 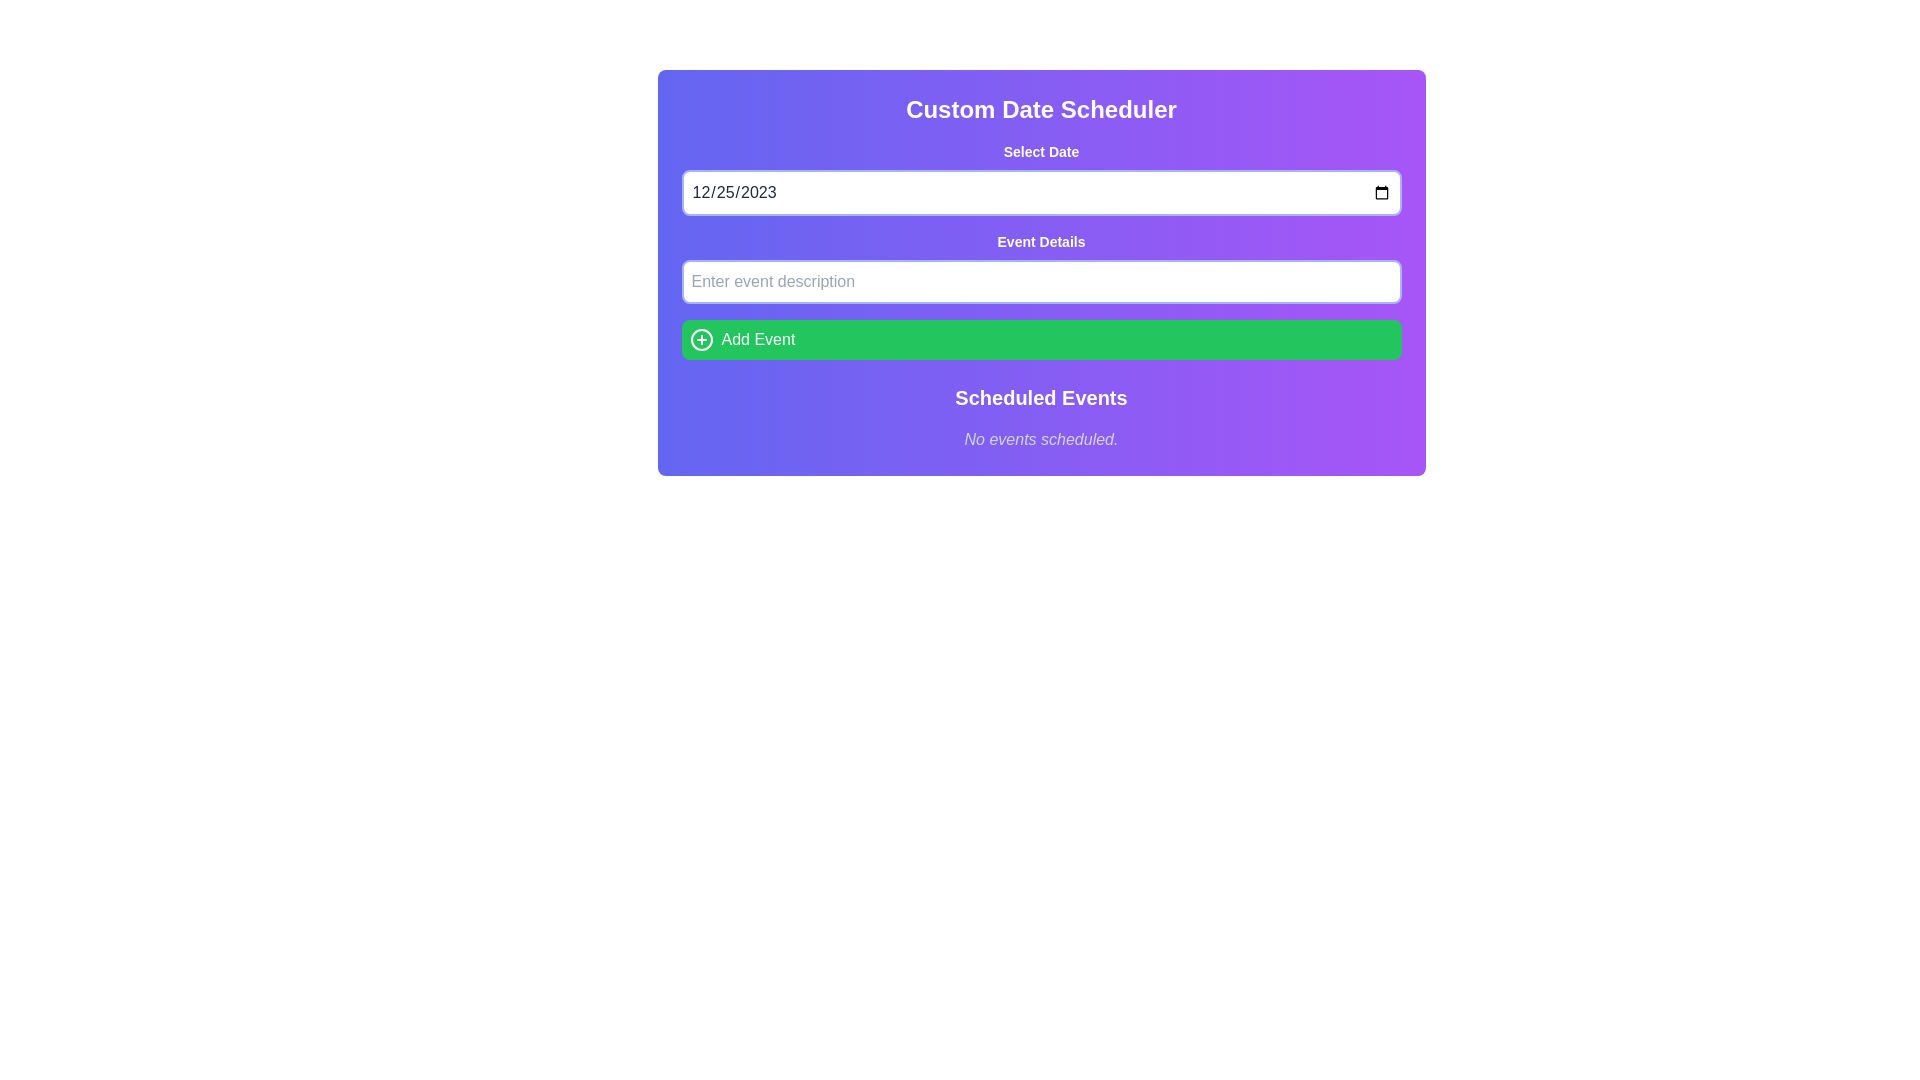 I want to click on the text input field labeled 'Event Details' to focus on it, so click(x=1040, y=266).